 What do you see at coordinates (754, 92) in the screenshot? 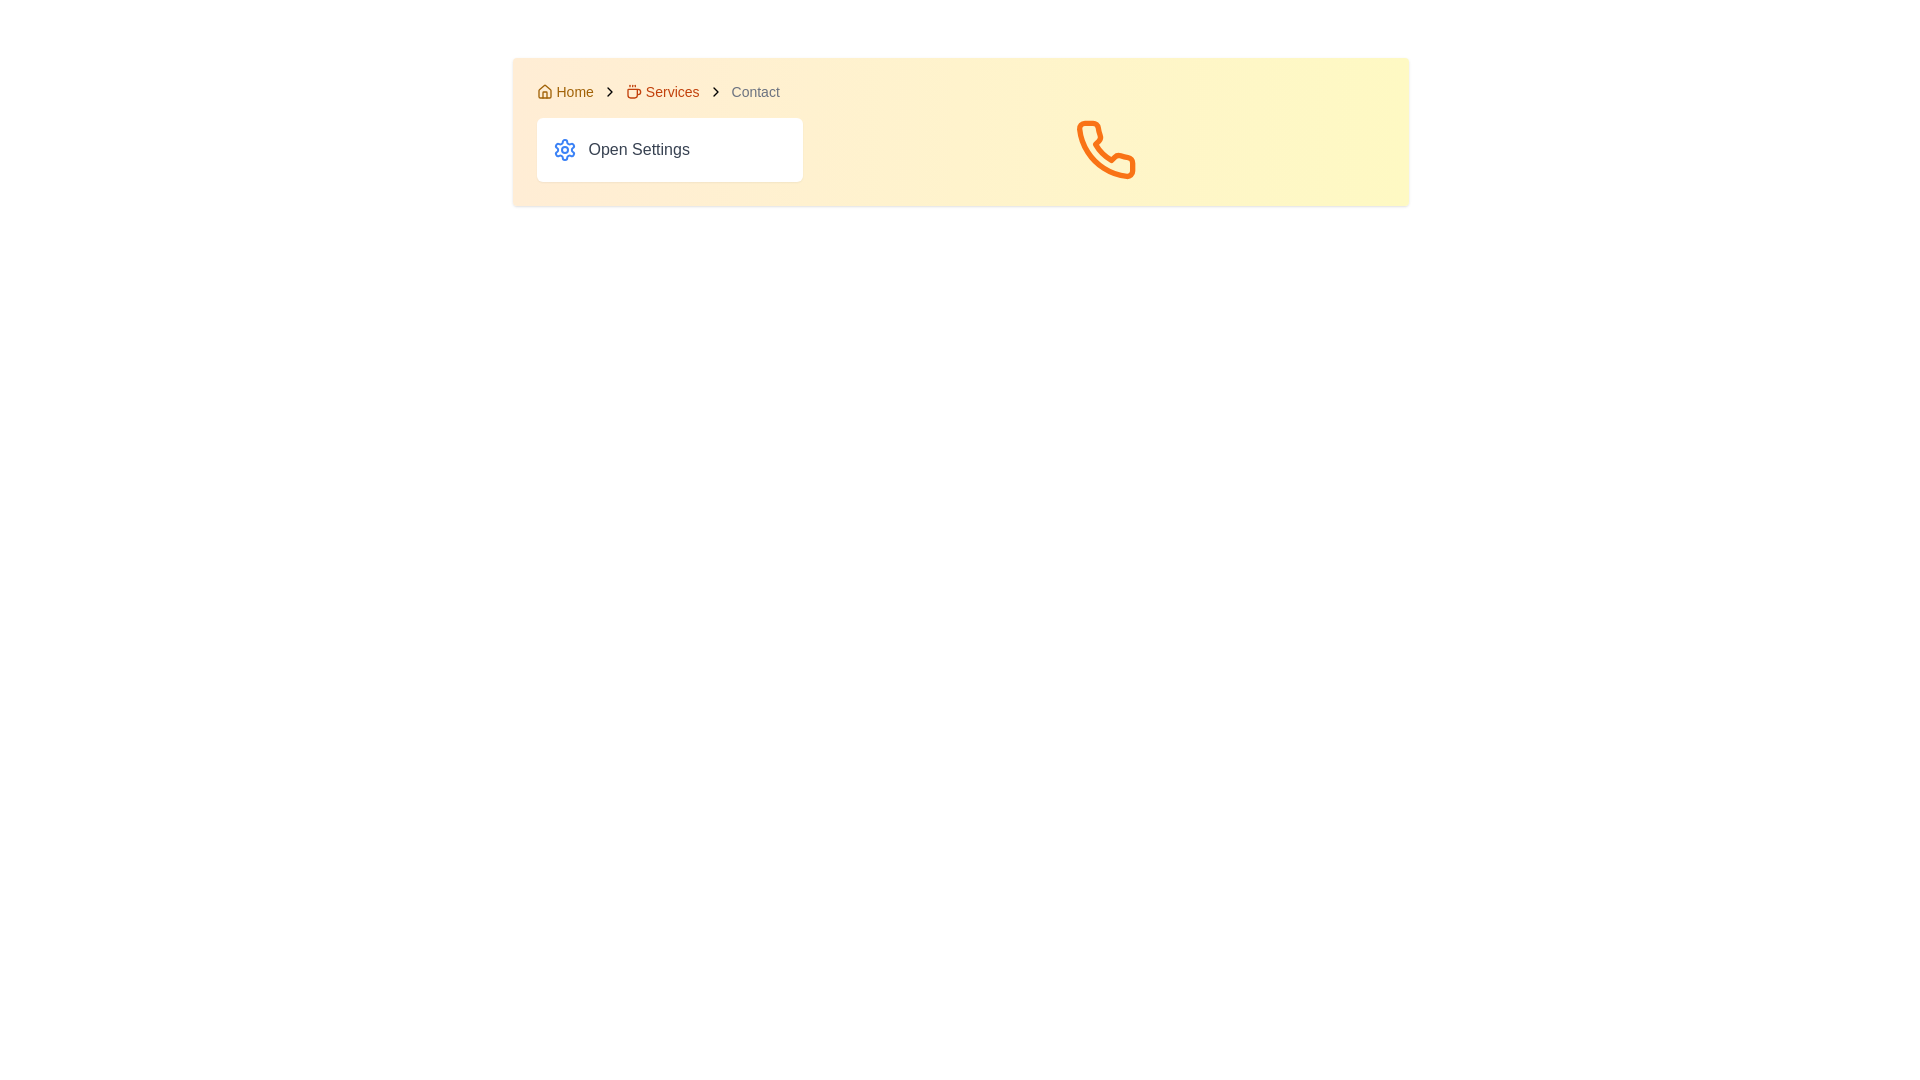
I see `the 'Contact' text label in the breadcrumb navigation component, which is the final item in the sequence, located in the upper central portion of the interface` at bounding box center [754, 92].